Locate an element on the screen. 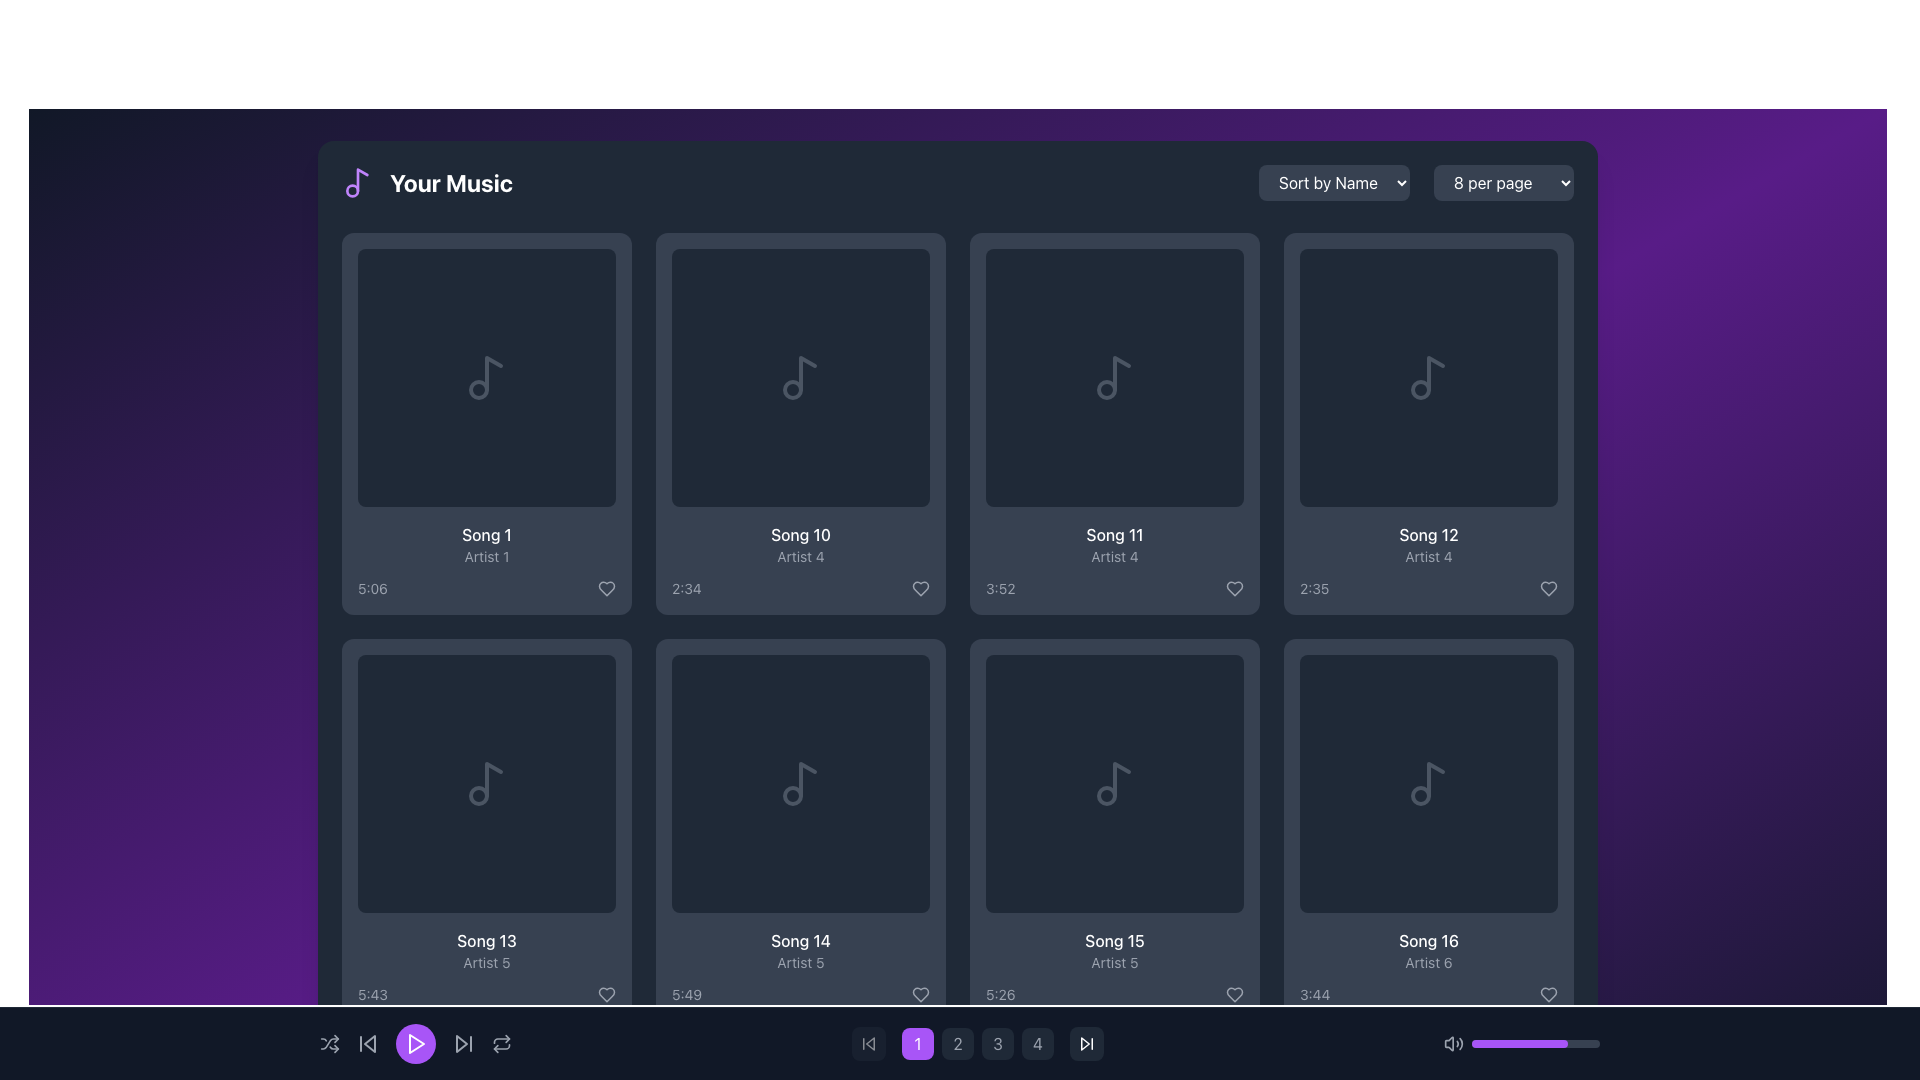  the music track card located is located at coordinates (801, 423).